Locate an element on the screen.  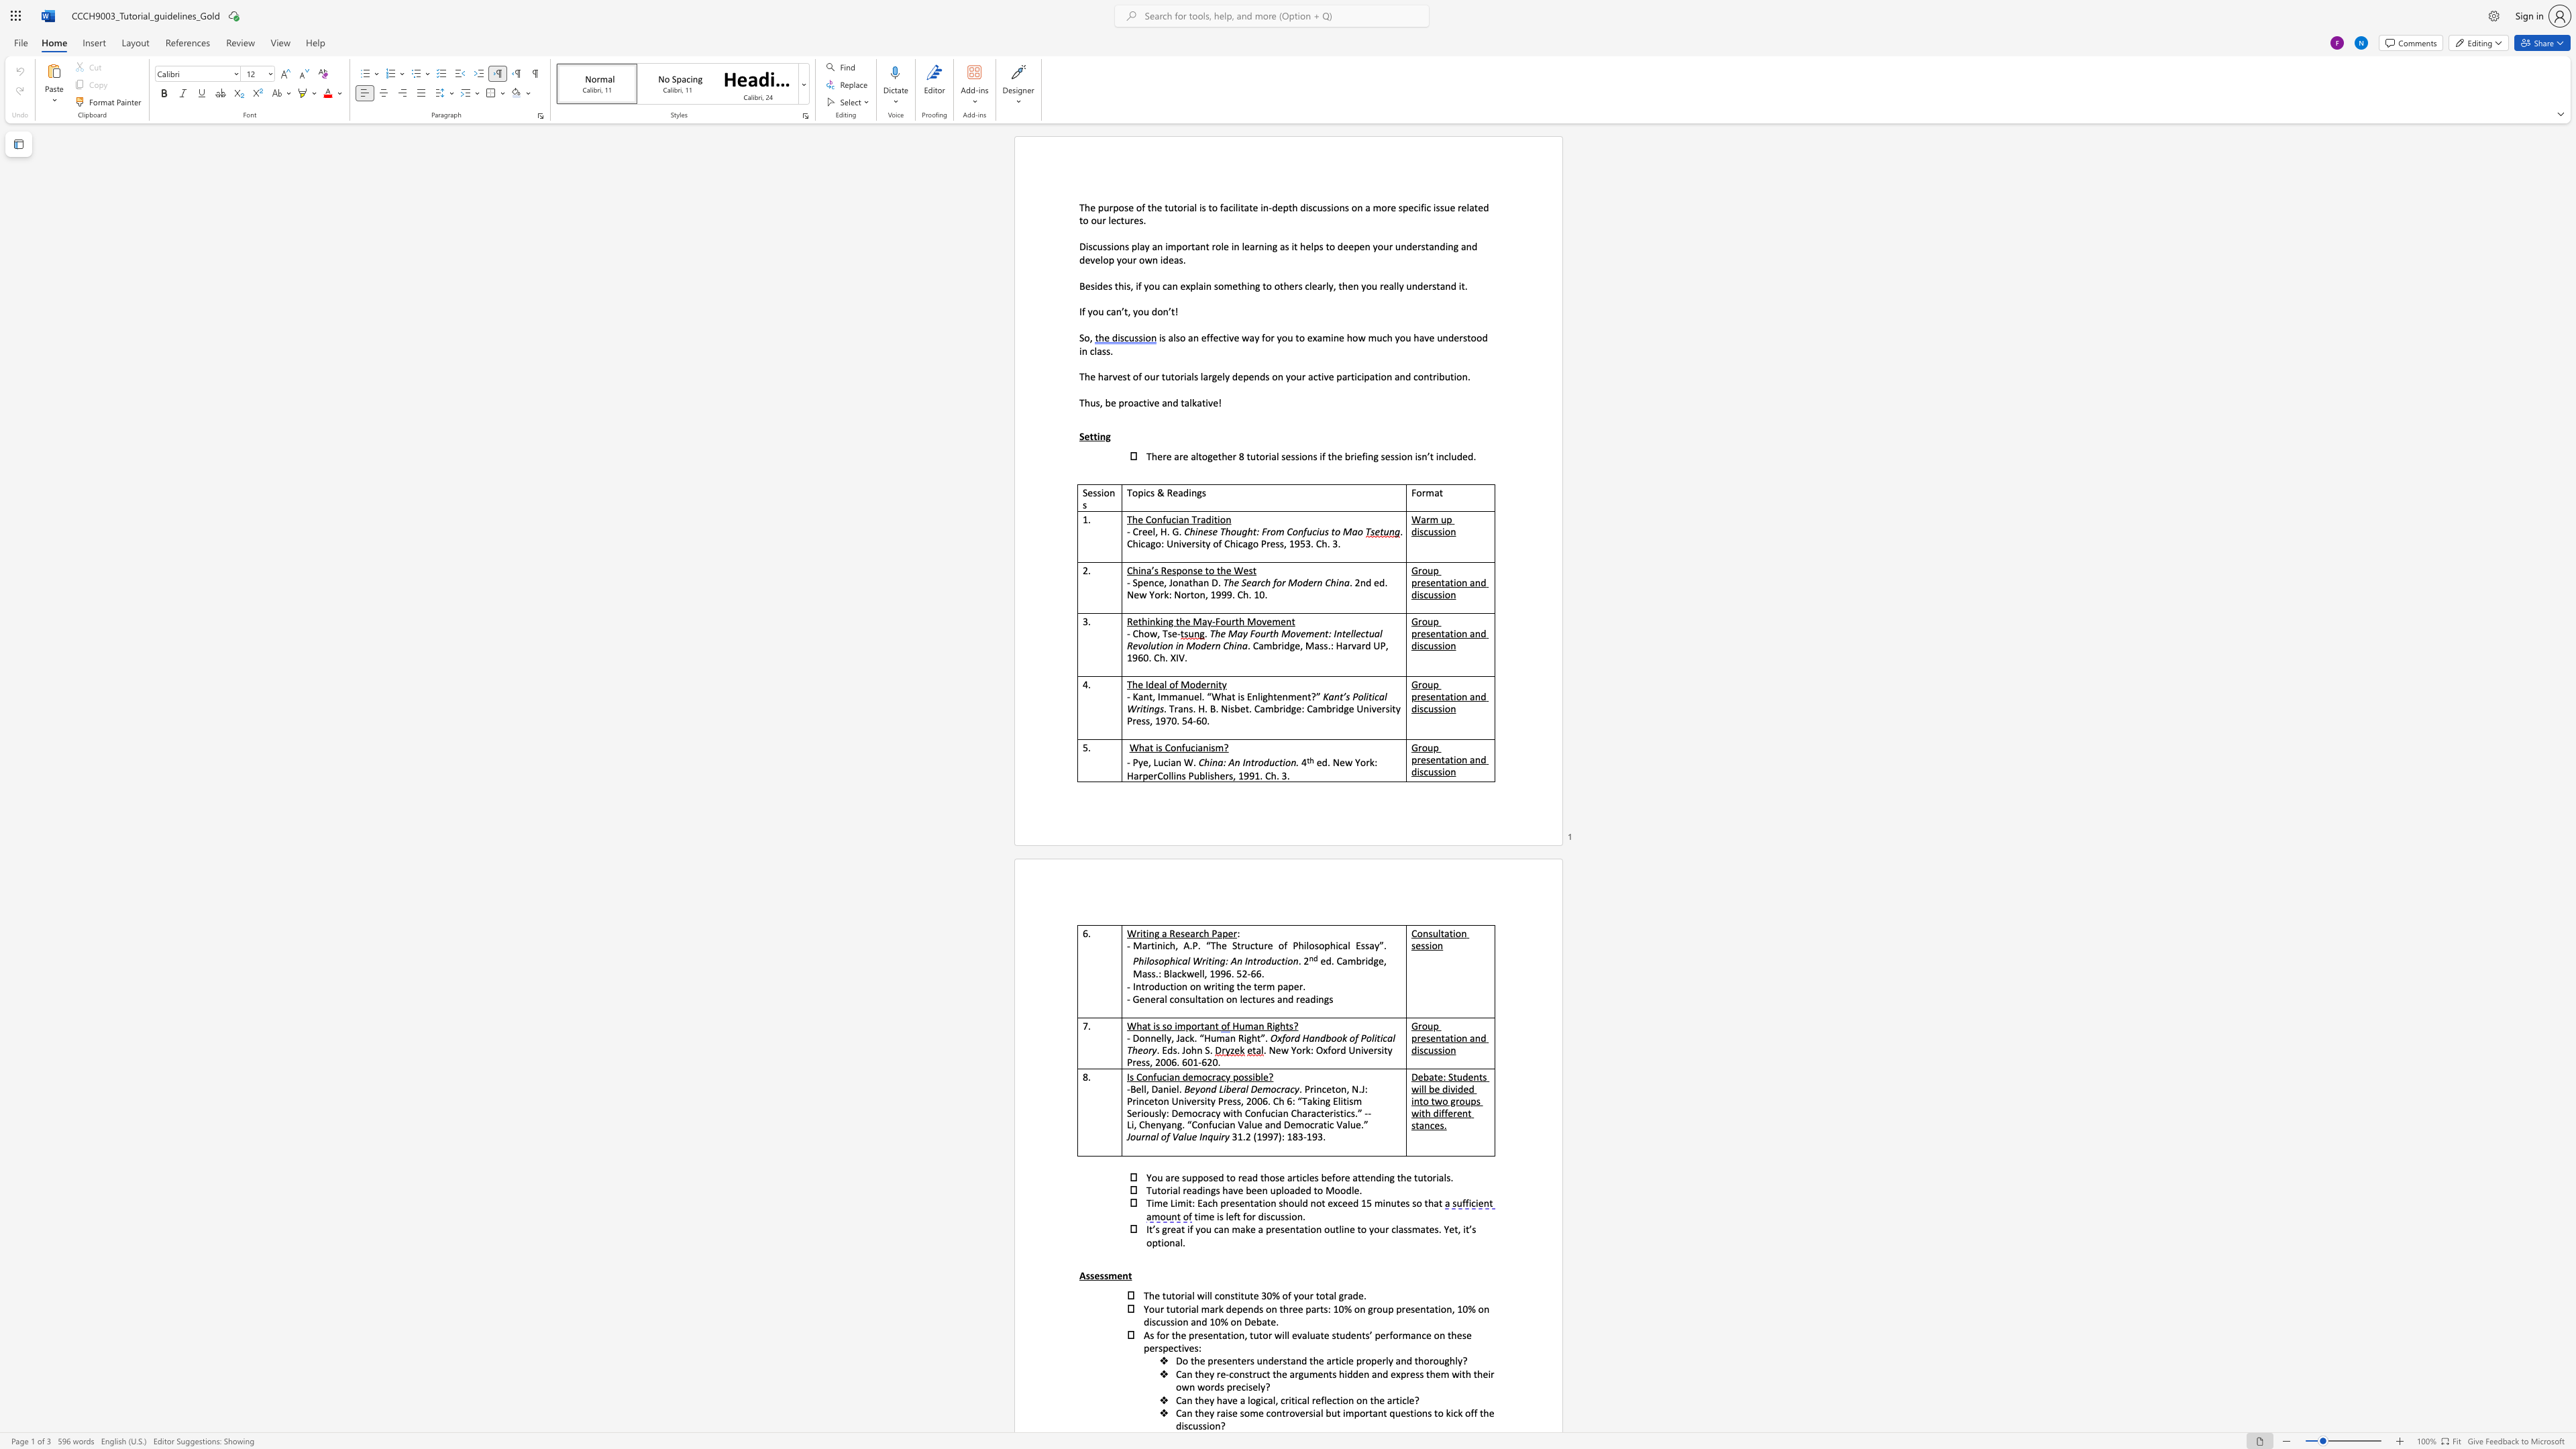
the subset text "on and discu" within the text "Group presentation and discussion" is located at coordinates (1454, 1038).